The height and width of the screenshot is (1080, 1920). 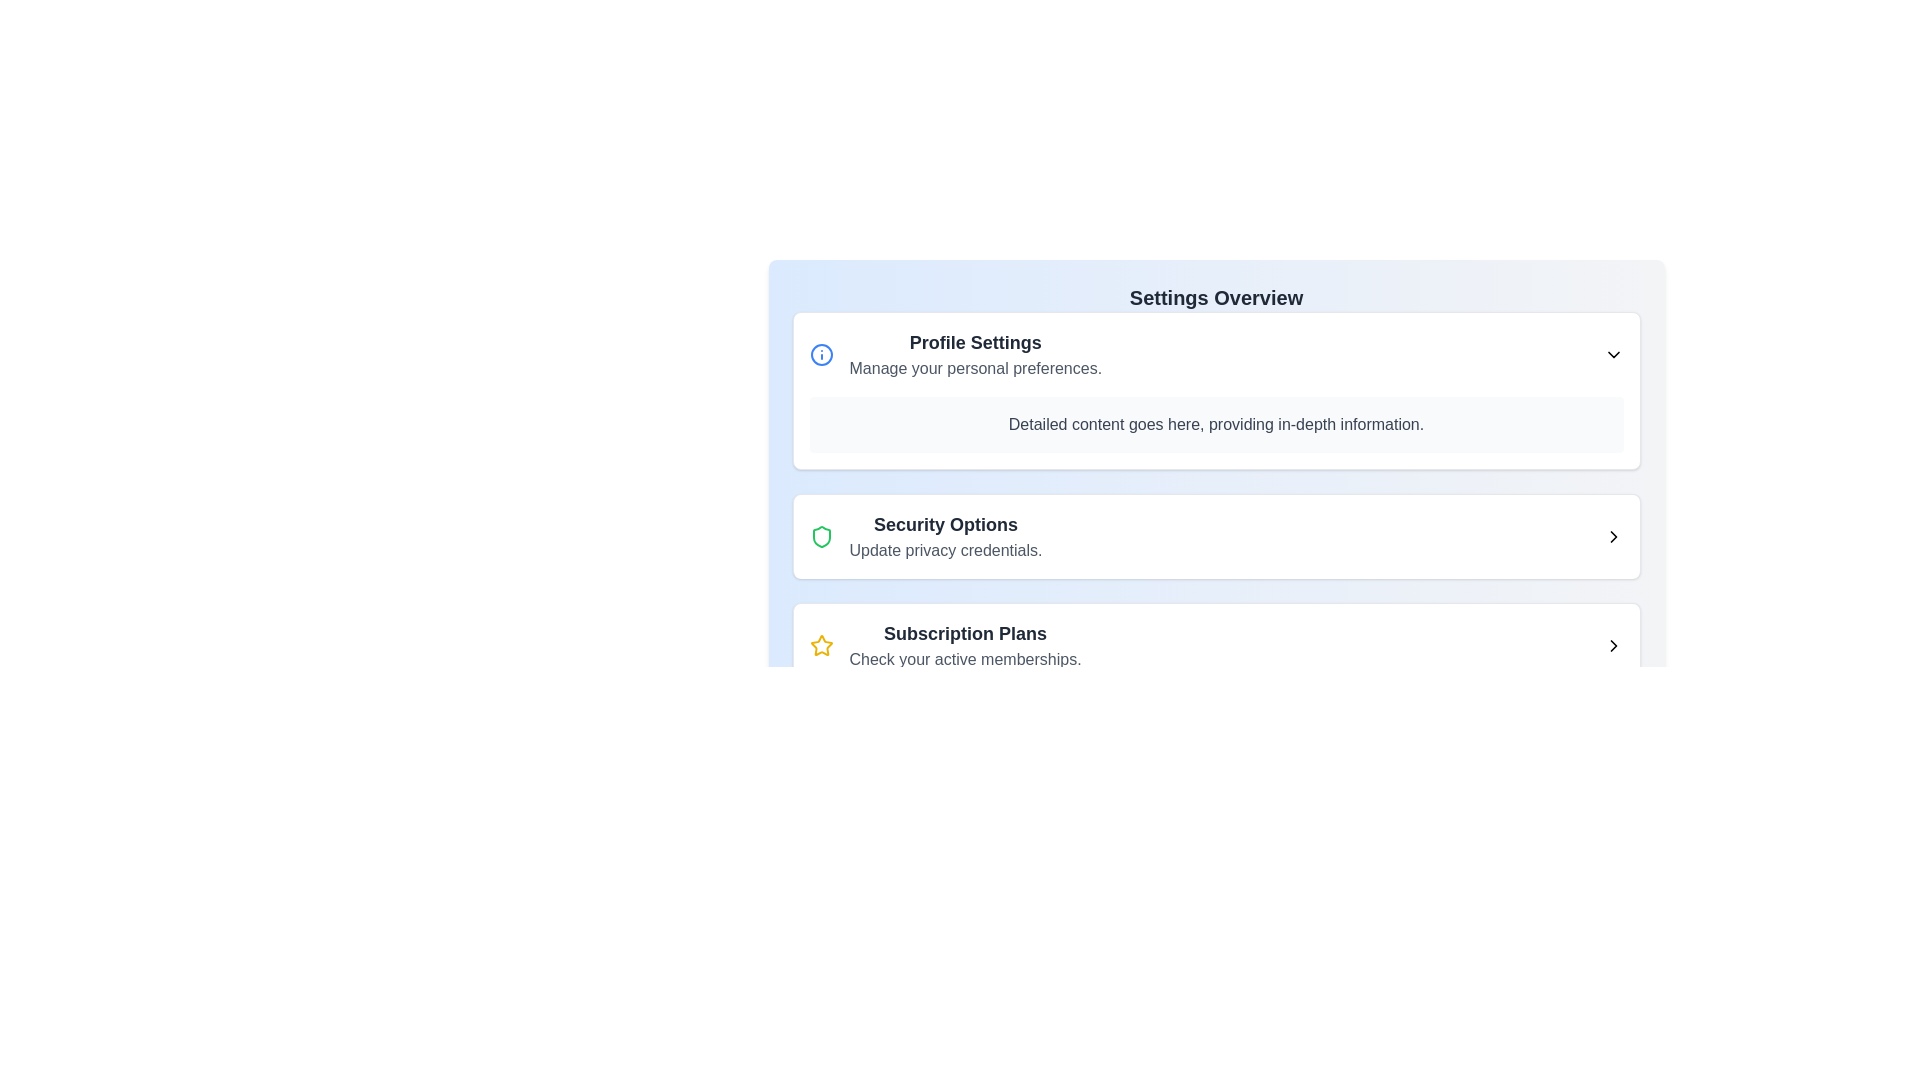 What do you see at coordinates (821, 645) in the screenshot?
I see `the Icon representing the 'Subscription Plans' section, which serves as a visual marker beside the subscription plan description` at bounding box center [821, 645].